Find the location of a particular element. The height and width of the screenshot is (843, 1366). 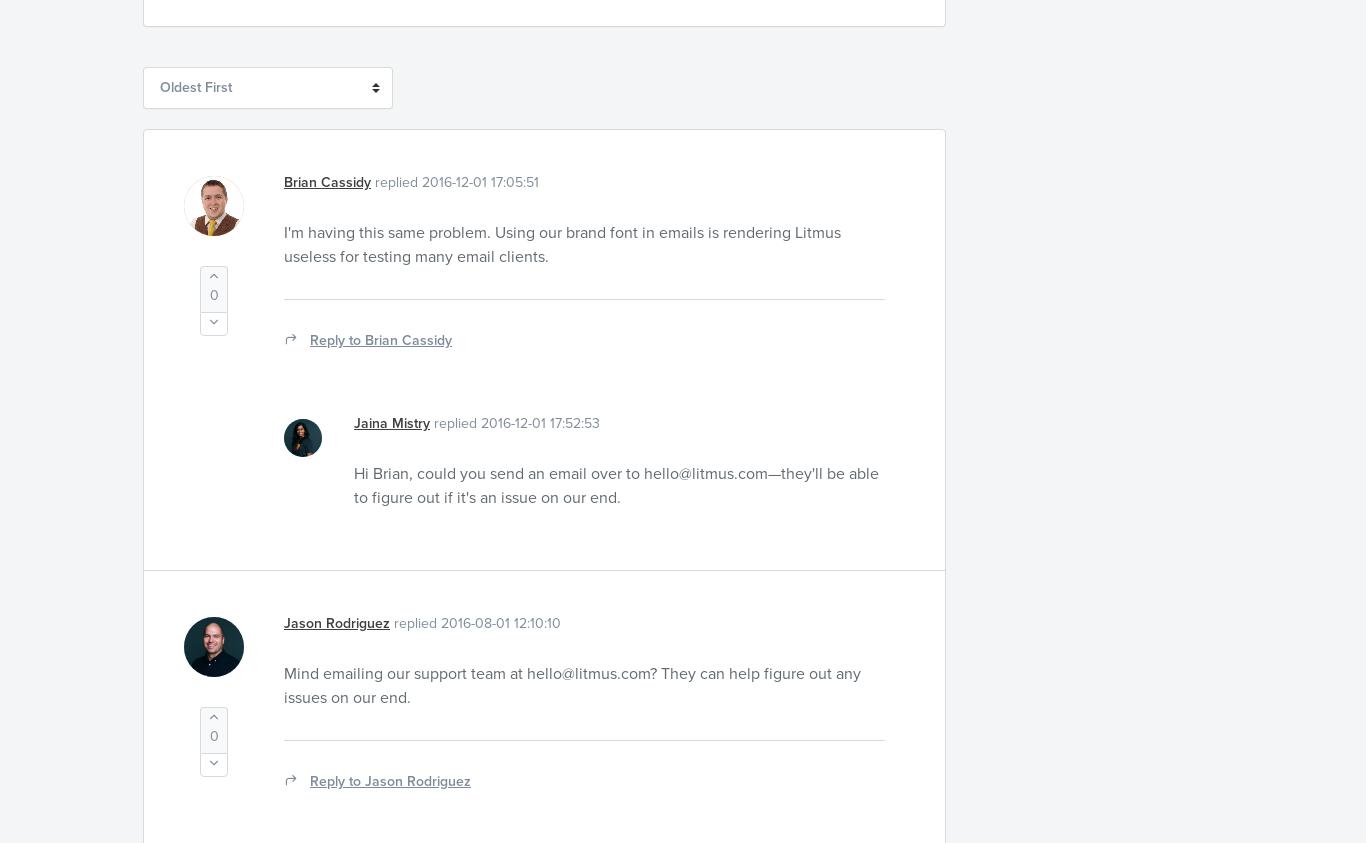

'JR' is located at coordinates (198, 644).